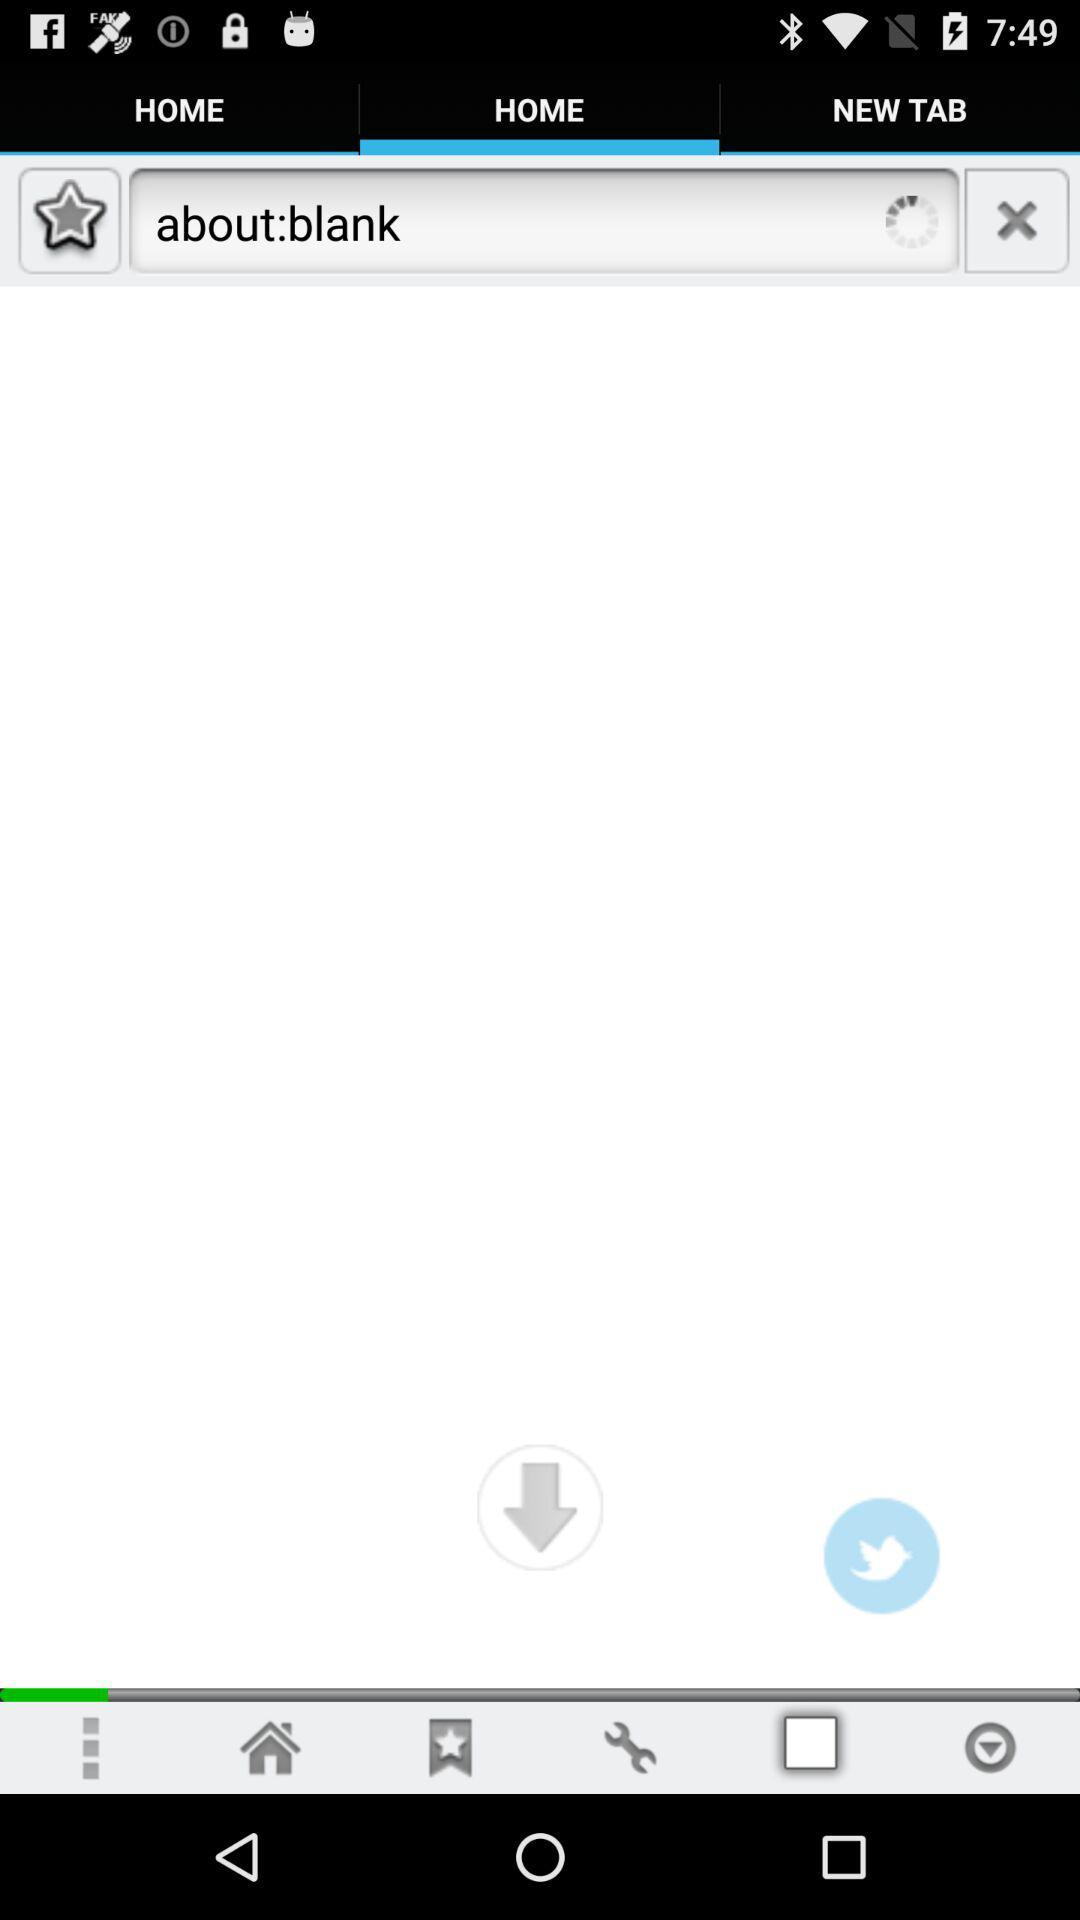 The height and width of the screenshot is (1920, 1080). I want to click on the home icon, so click(270, 1869).